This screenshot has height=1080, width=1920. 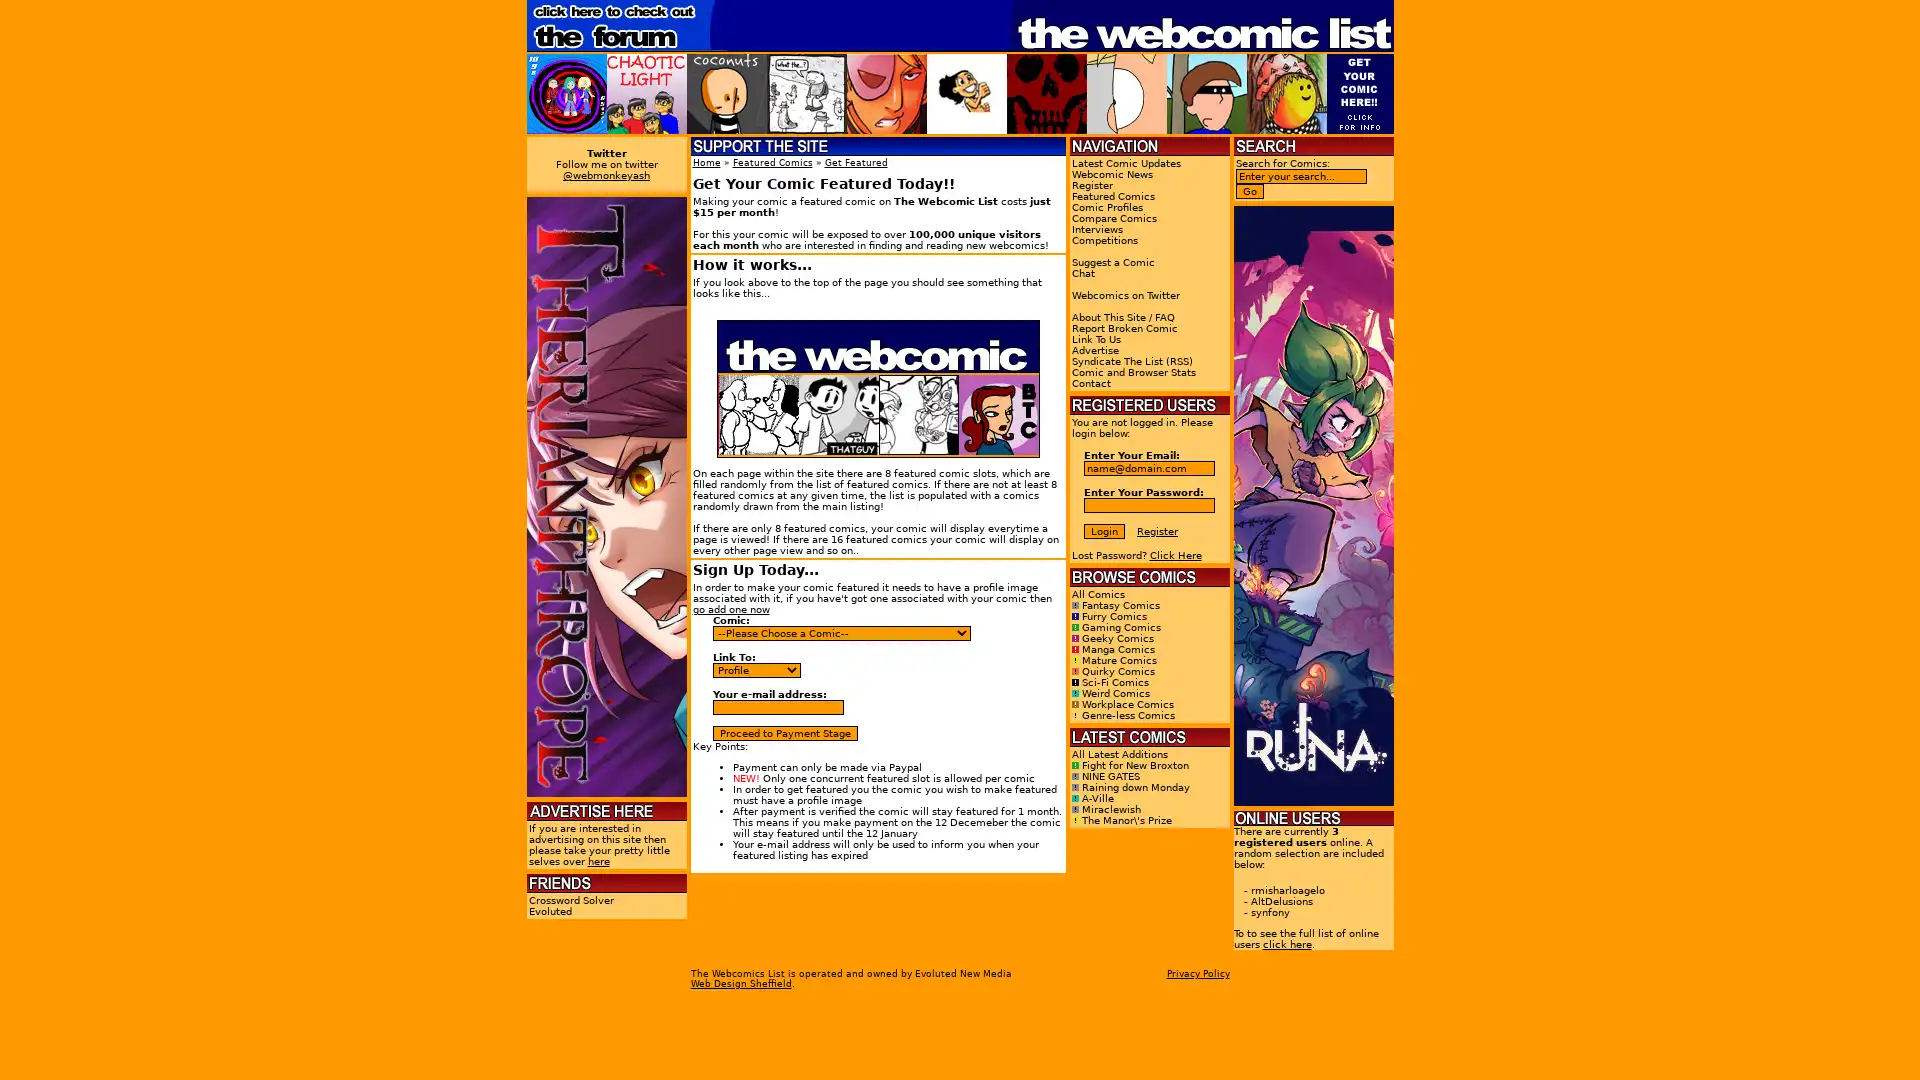 What do you see at coordinates (1247, 191) in the screenshot?
I see `Go` at bounding box center [1247, 191].